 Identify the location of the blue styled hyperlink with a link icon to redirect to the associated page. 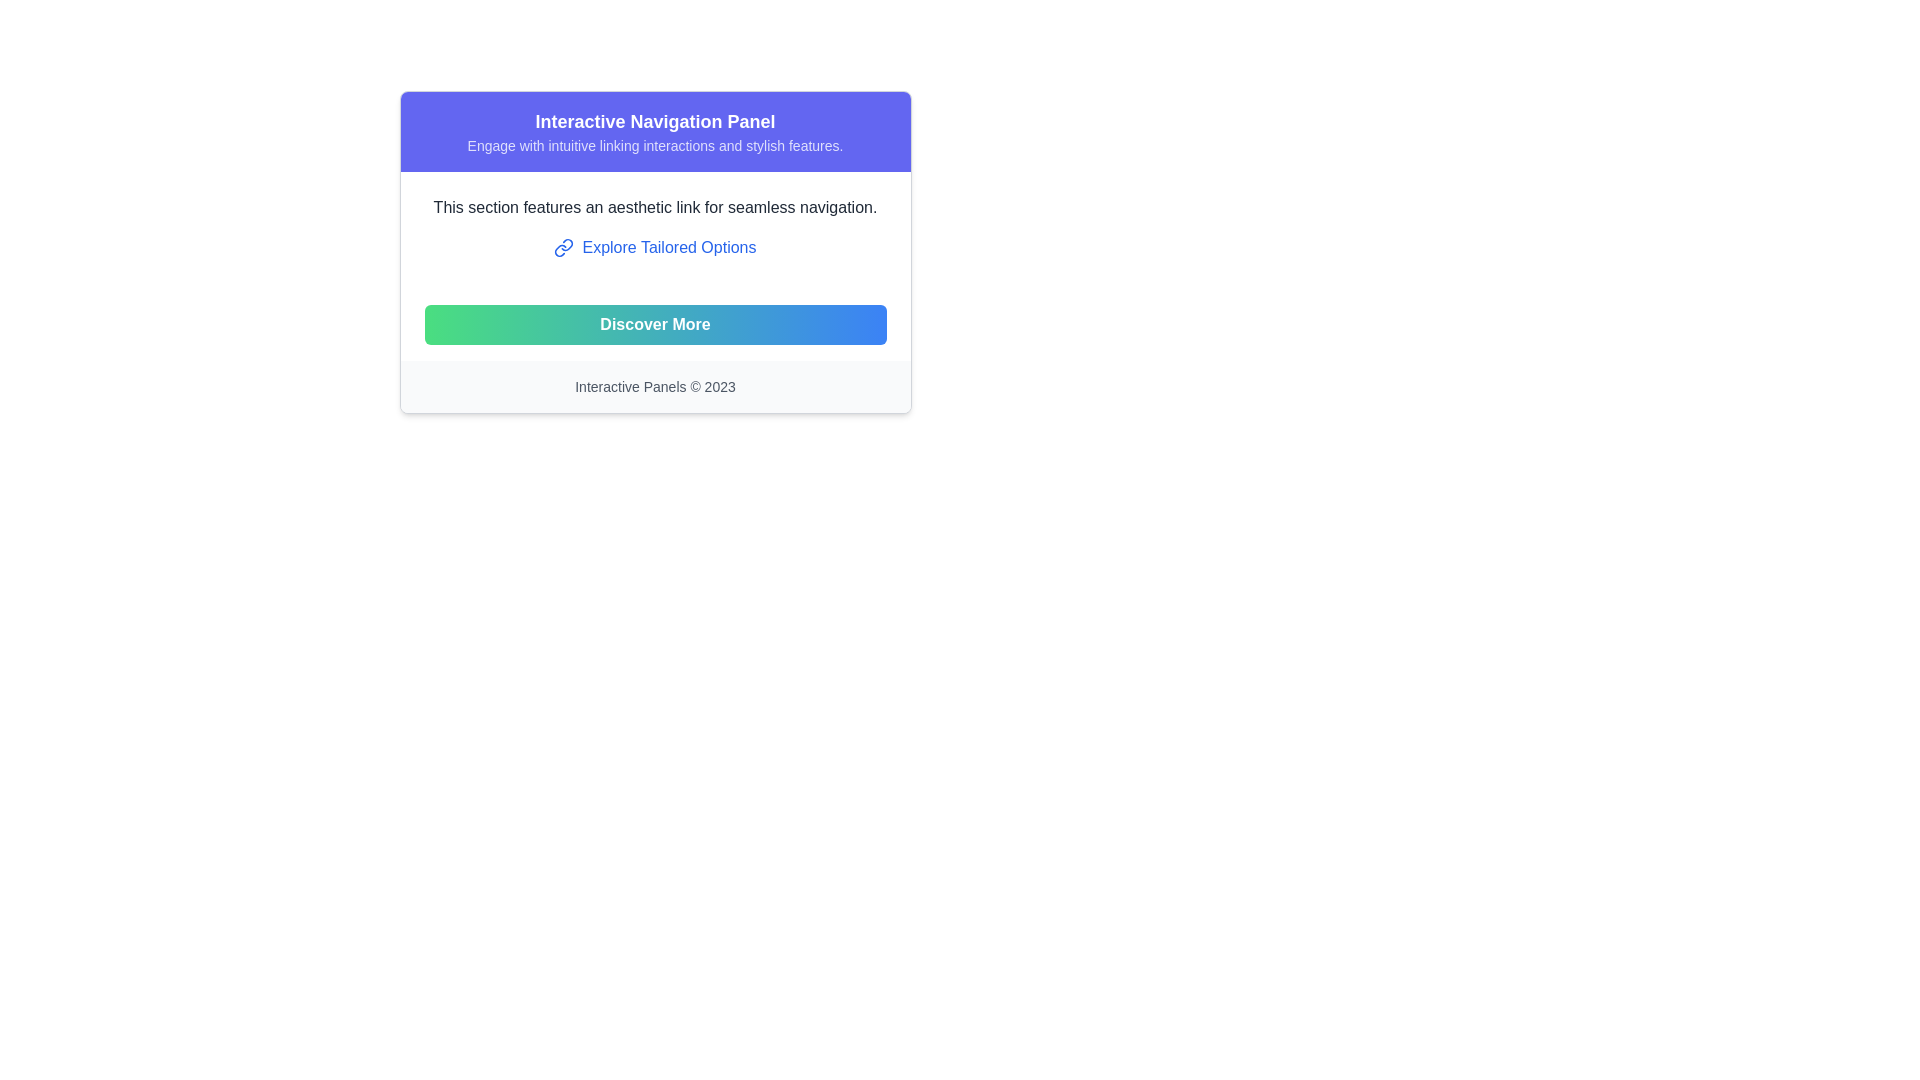
(655, 246).